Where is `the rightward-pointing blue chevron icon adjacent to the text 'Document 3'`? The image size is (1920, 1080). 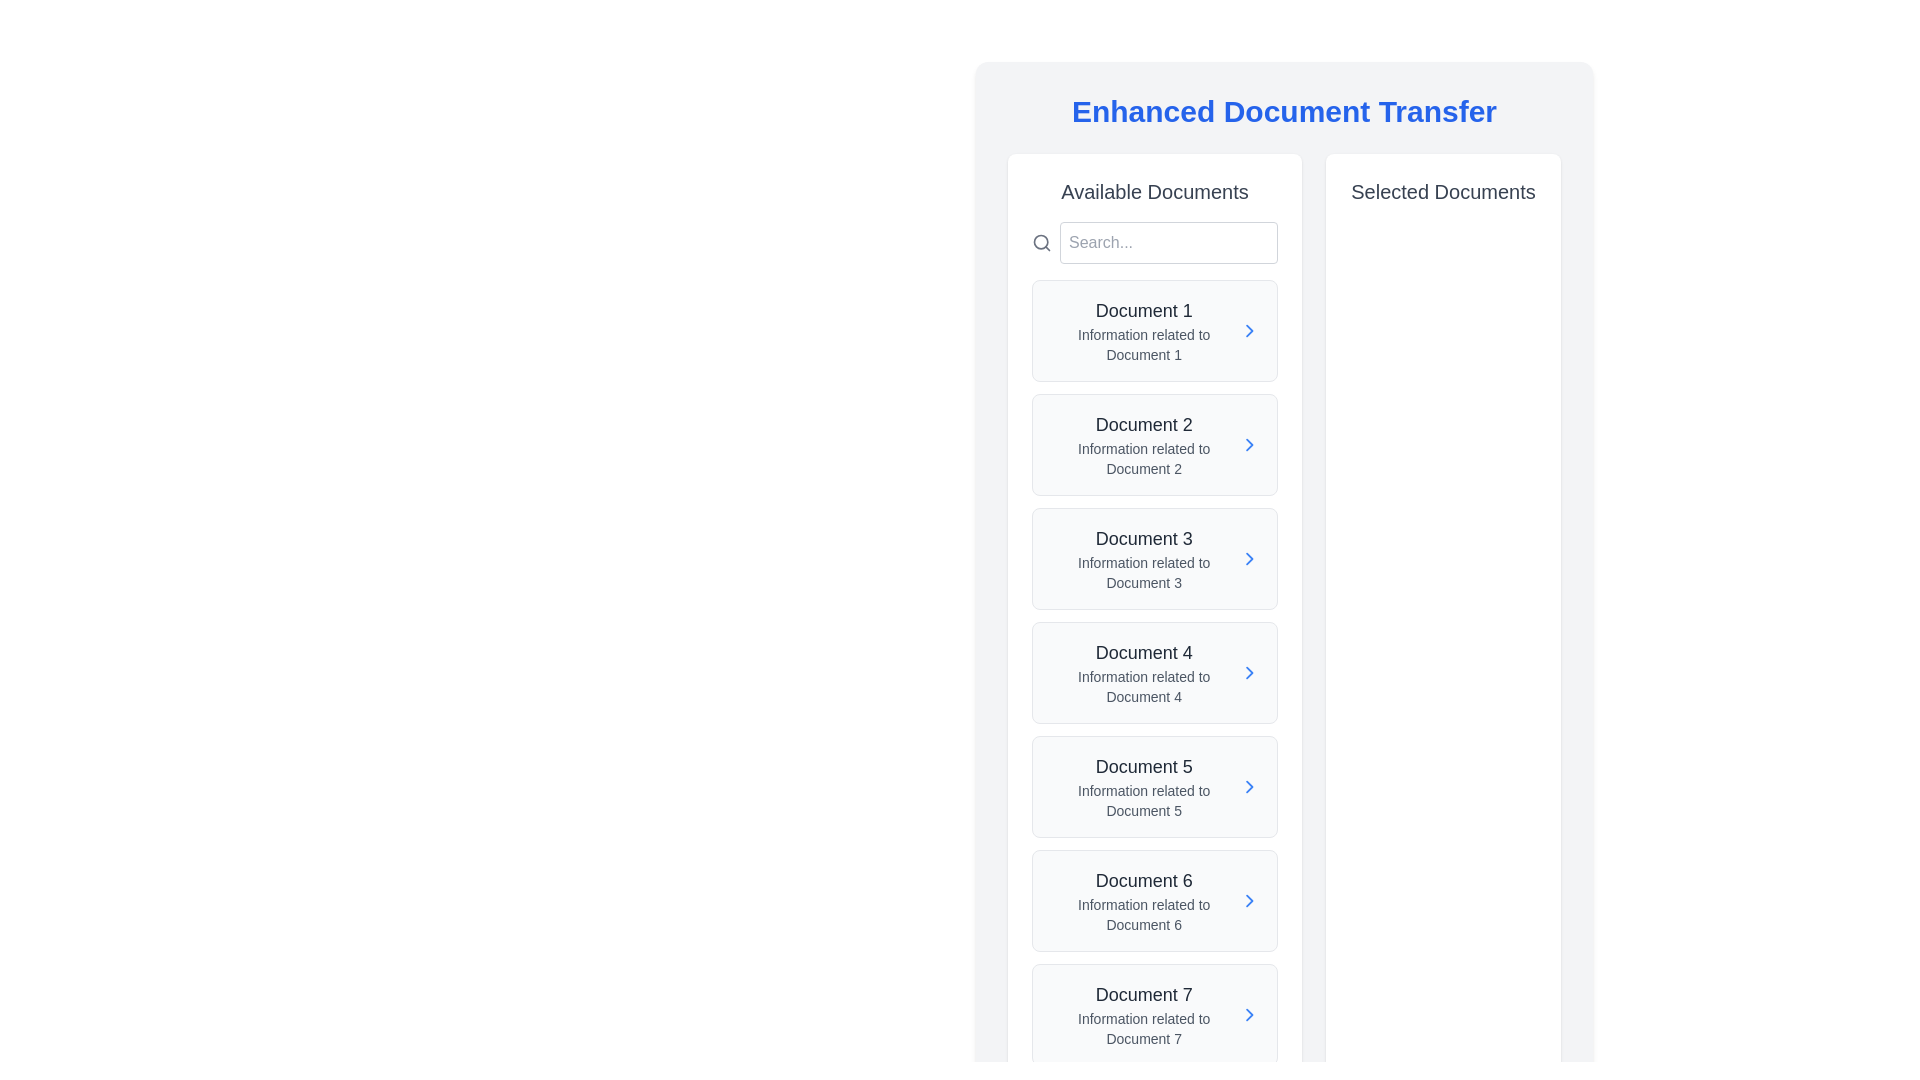 the rightward-pointing blue chevron icon adjacent to the text 'Document 3' is located at coordinates (1248, 559).